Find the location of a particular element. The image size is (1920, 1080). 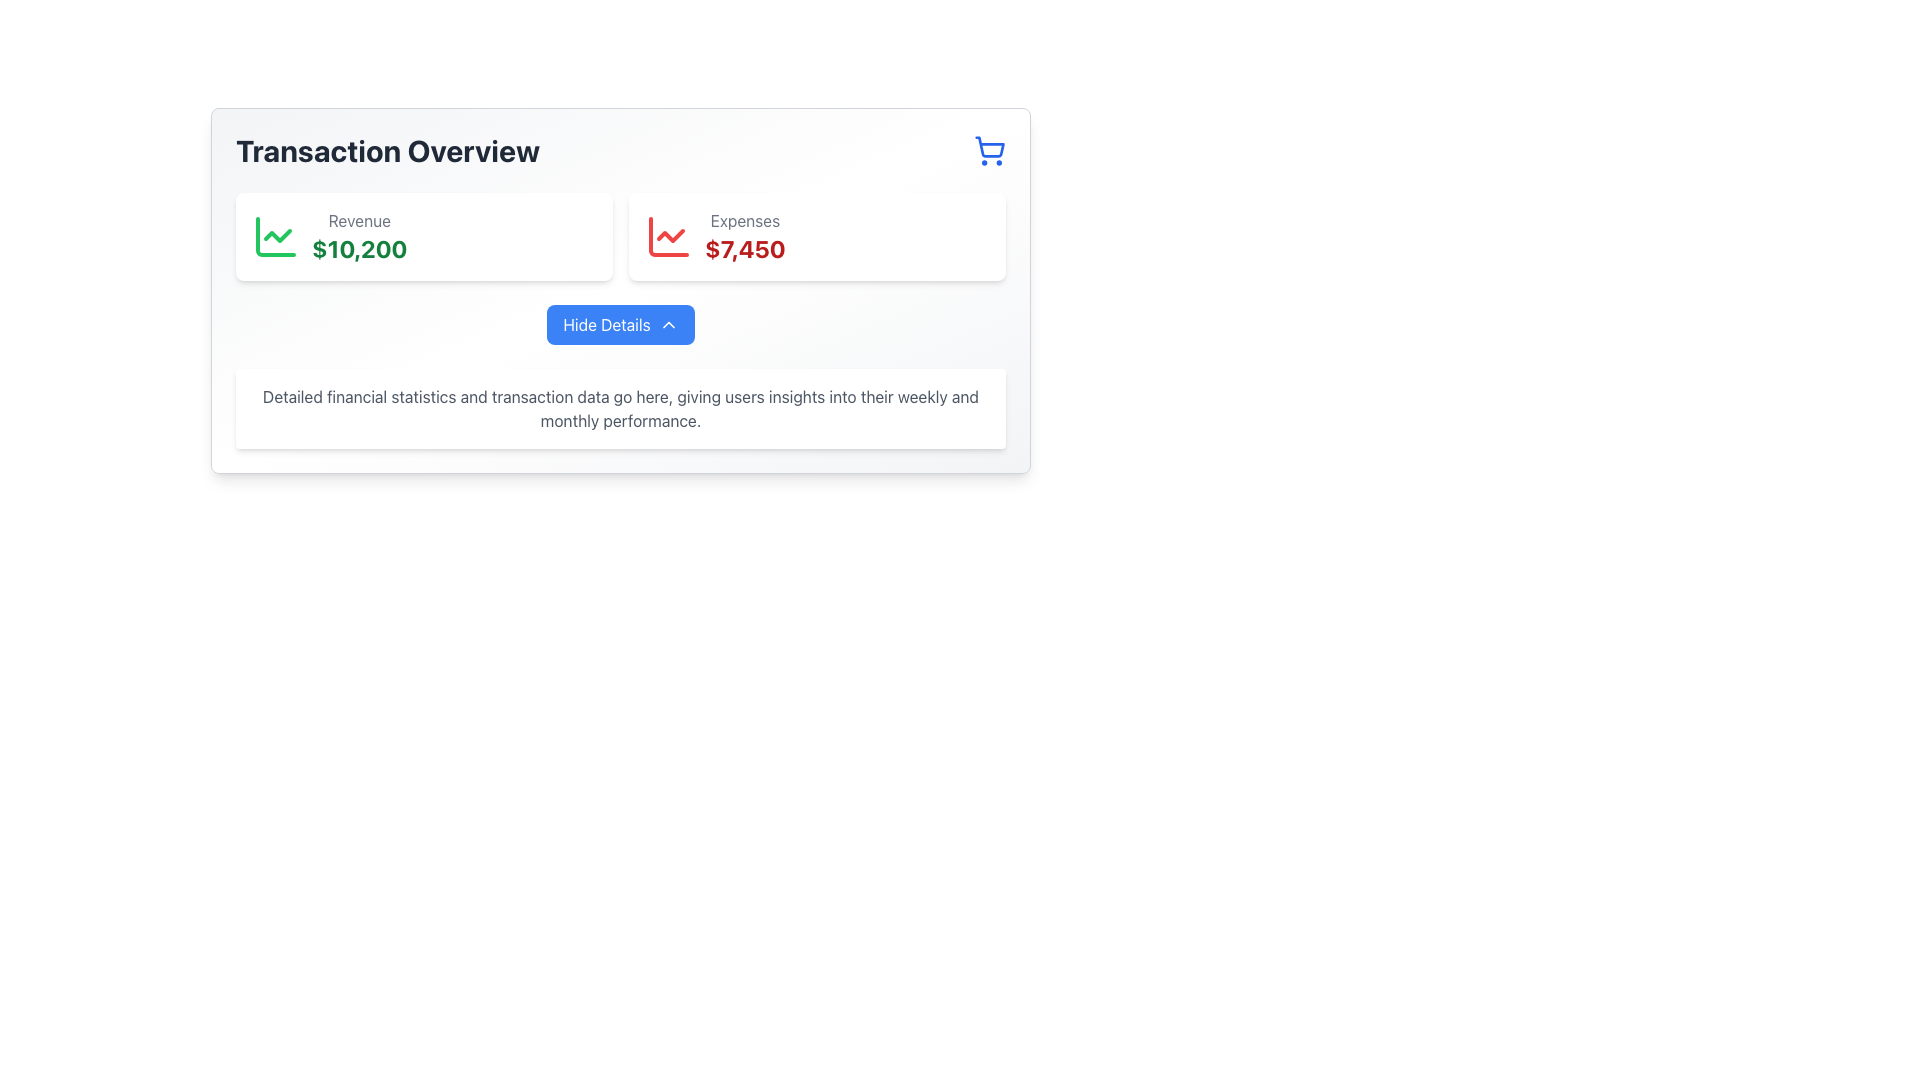

the 'Hide Details' button located in the Information panel, which serves as an overview for financial transaction data is located at coordinates (619, 290).